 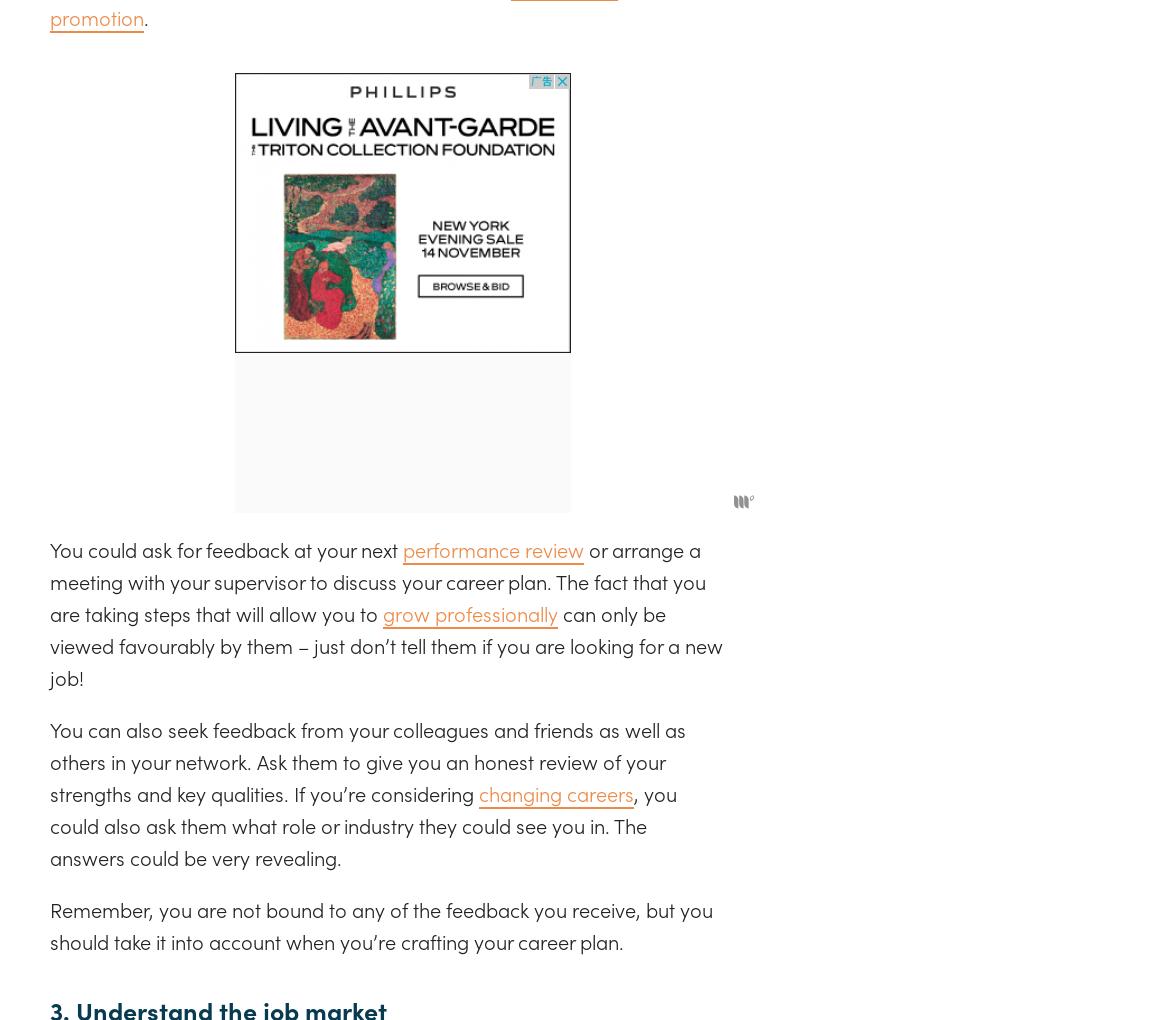 I want to click on '.', so click(x=148, y=16).